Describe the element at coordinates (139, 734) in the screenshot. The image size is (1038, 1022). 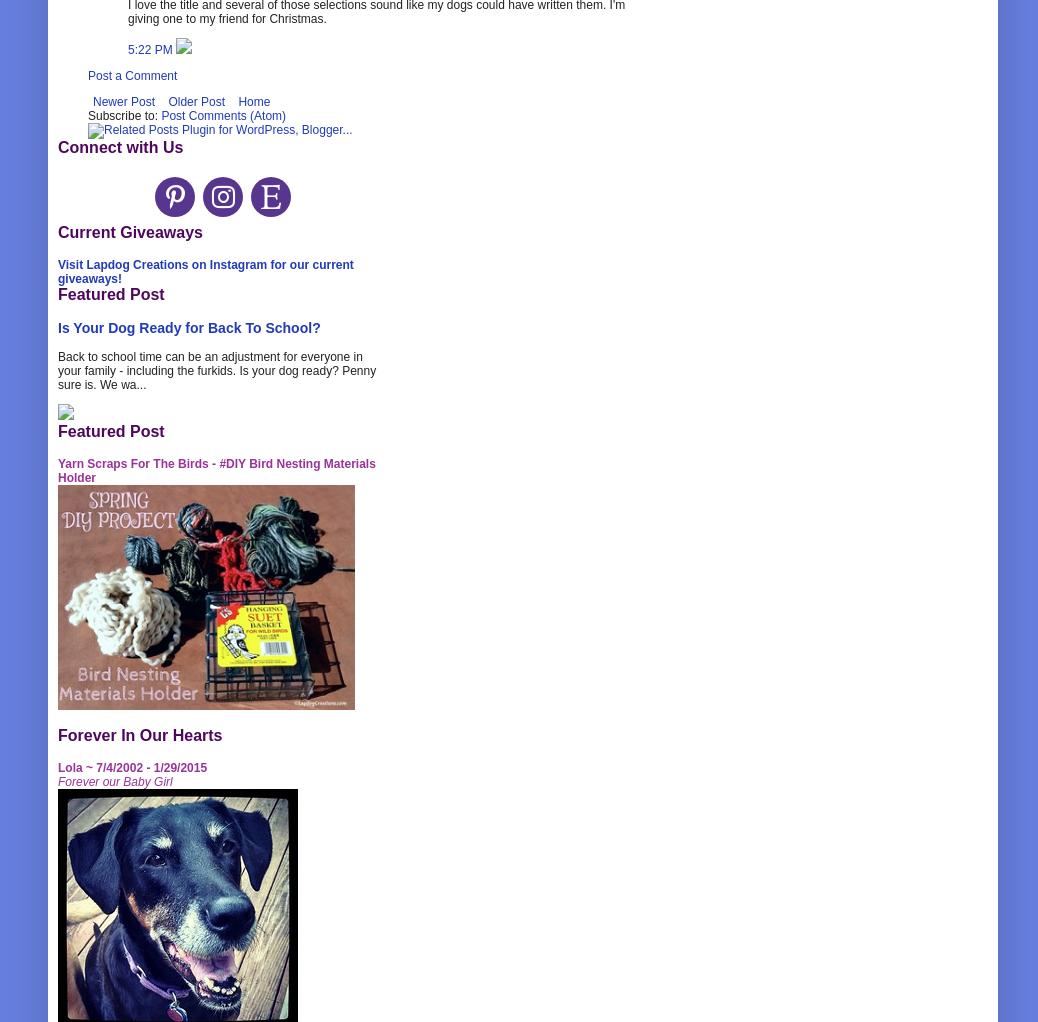
I see `'Forever In Our Hearts'` at that location.